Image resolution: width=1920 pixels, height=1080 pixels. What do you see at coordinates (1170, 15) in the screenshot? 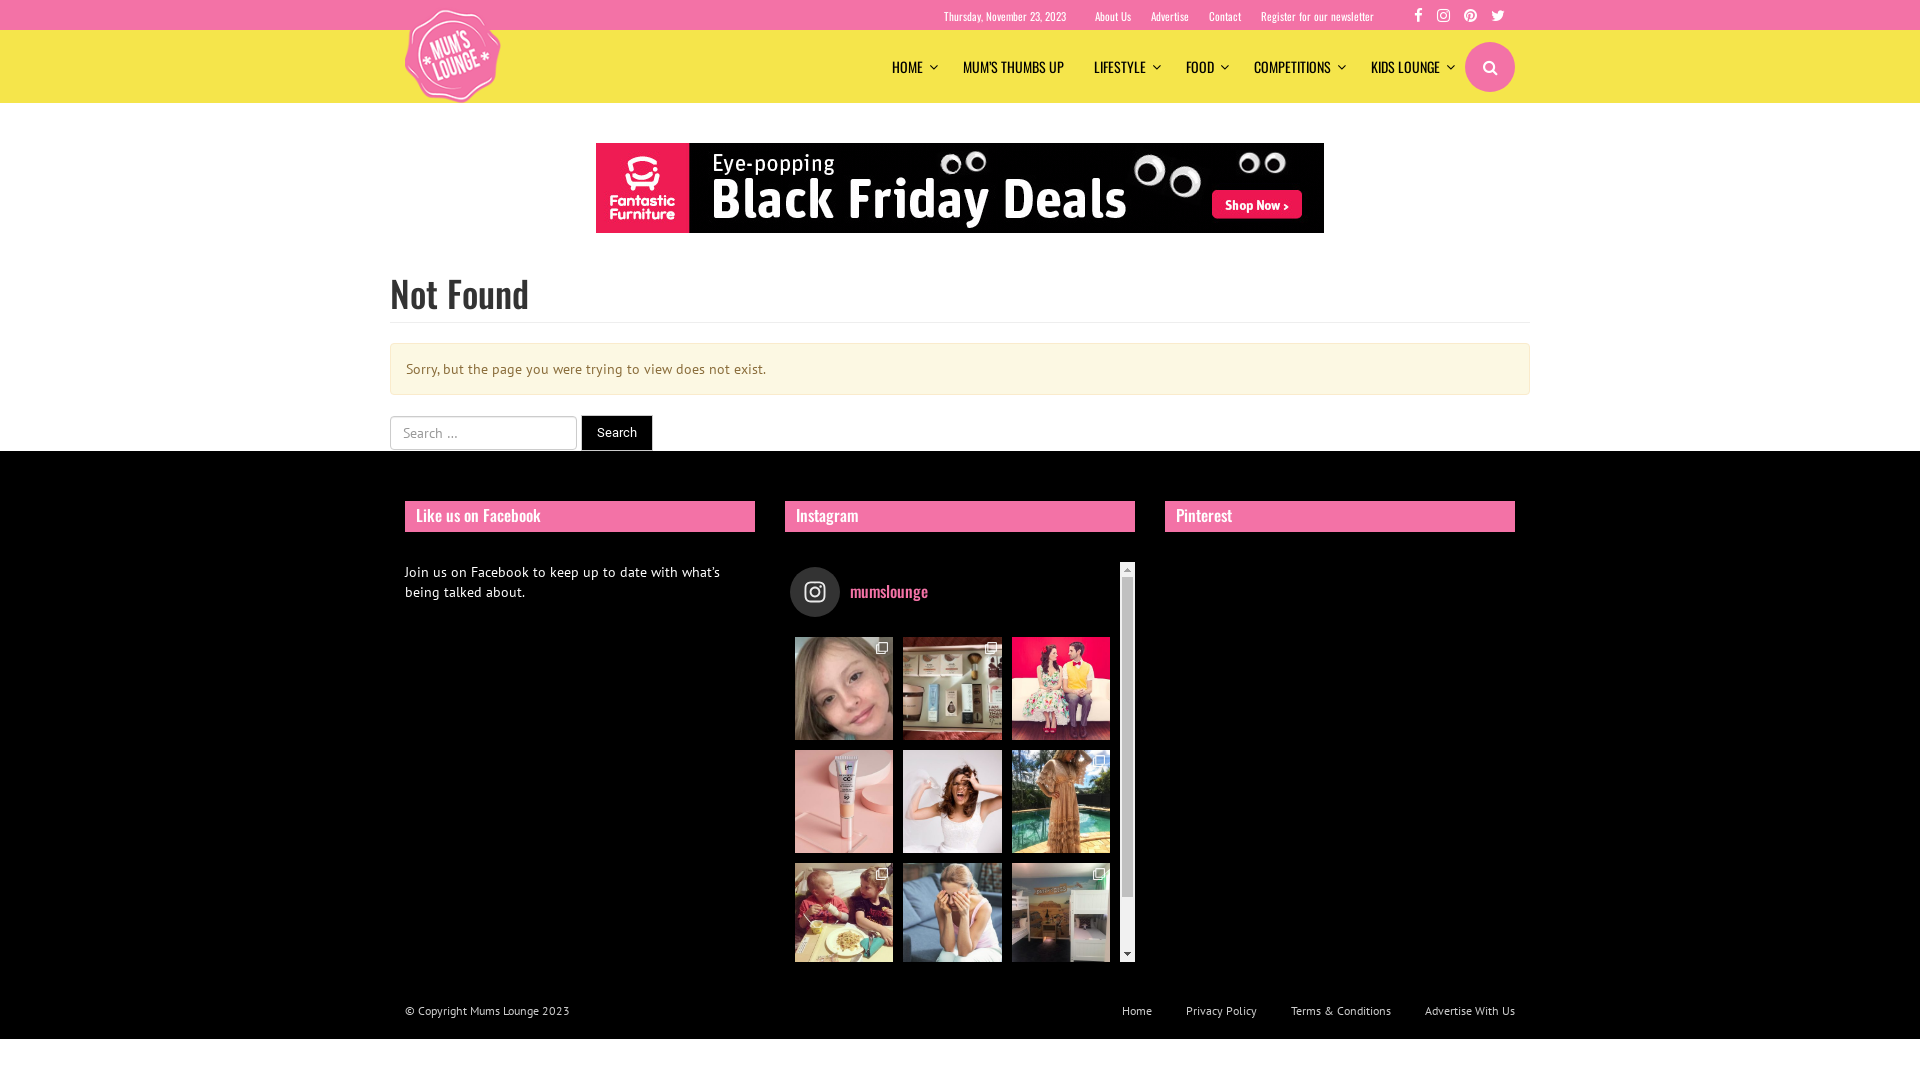
I see `'Advertise'` at bounding box center [1170, 15].